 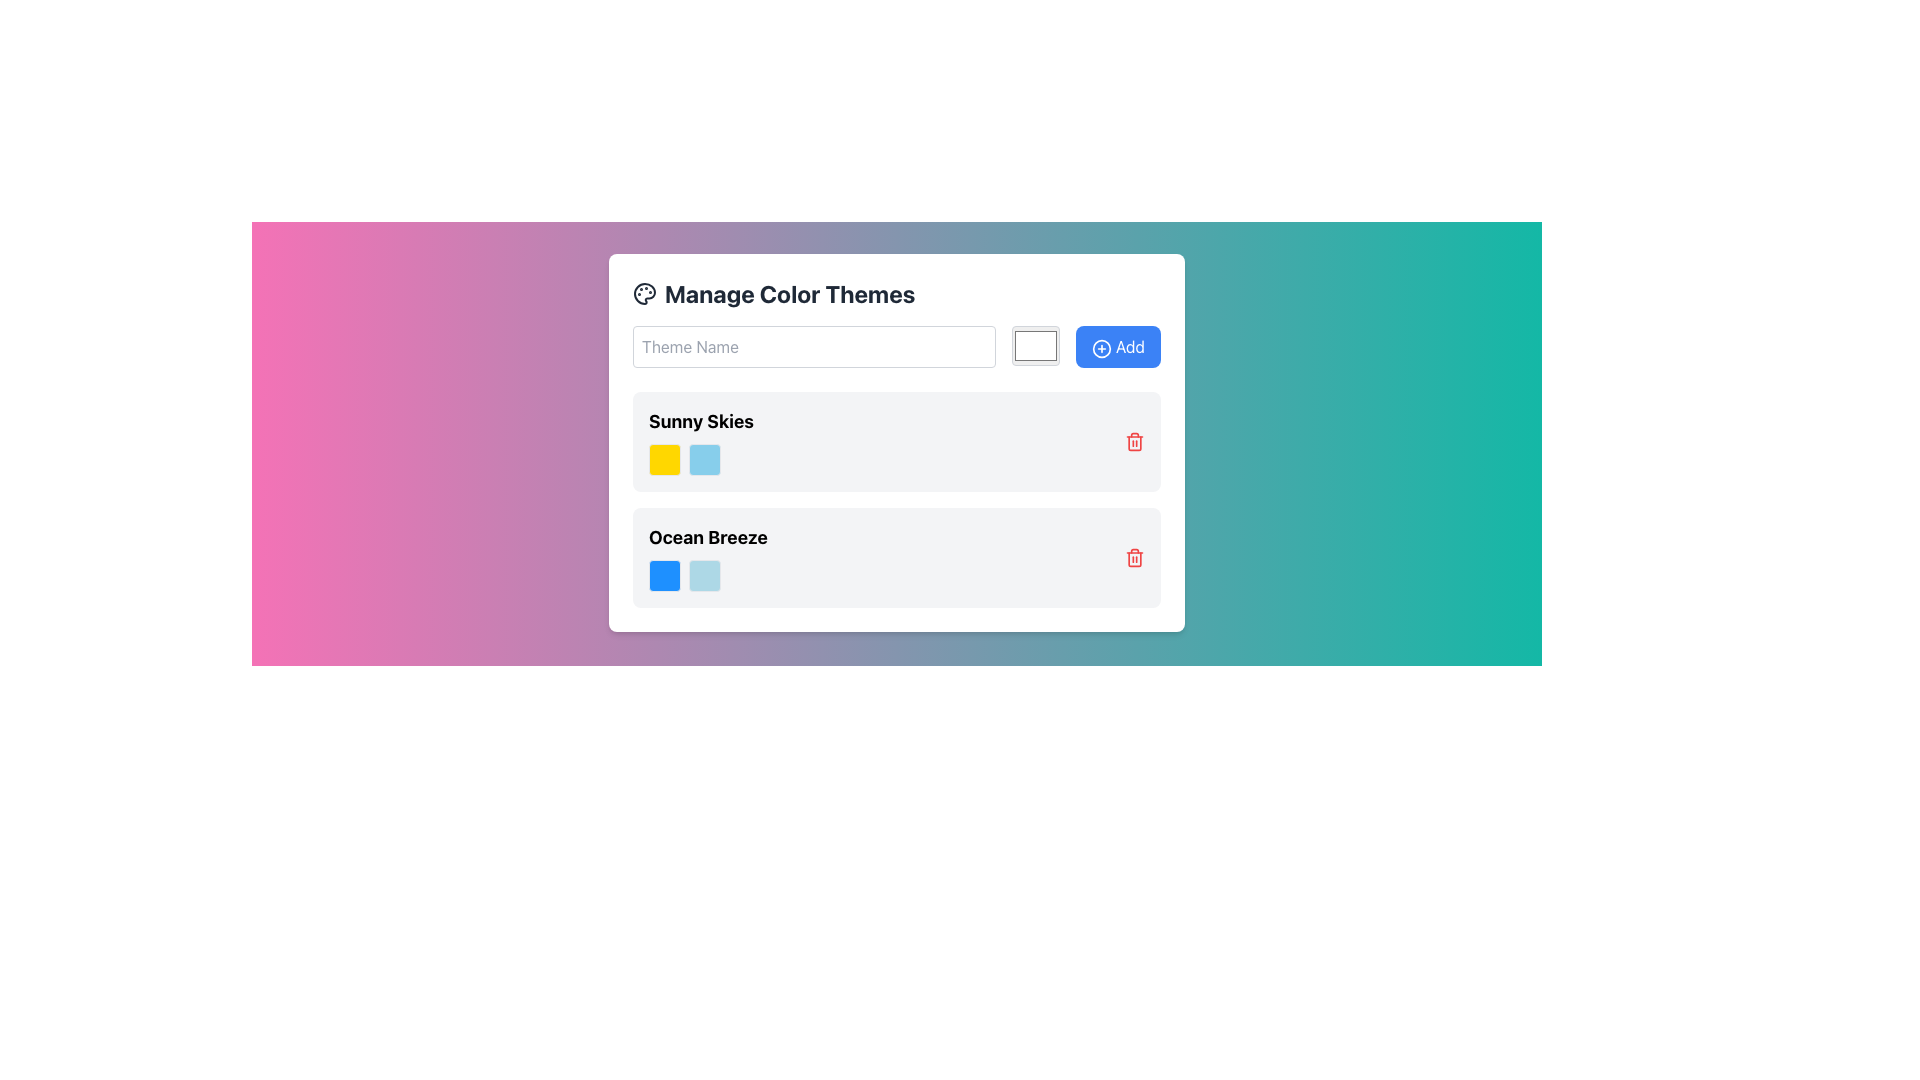 What do you see at coordinates (1117, 346) in the screenshot?
I see `the rightmost rectangular button with a blue background, featuring a white plus sign icon and the word 'Add' in white text` at bounding box center [1117, 346].